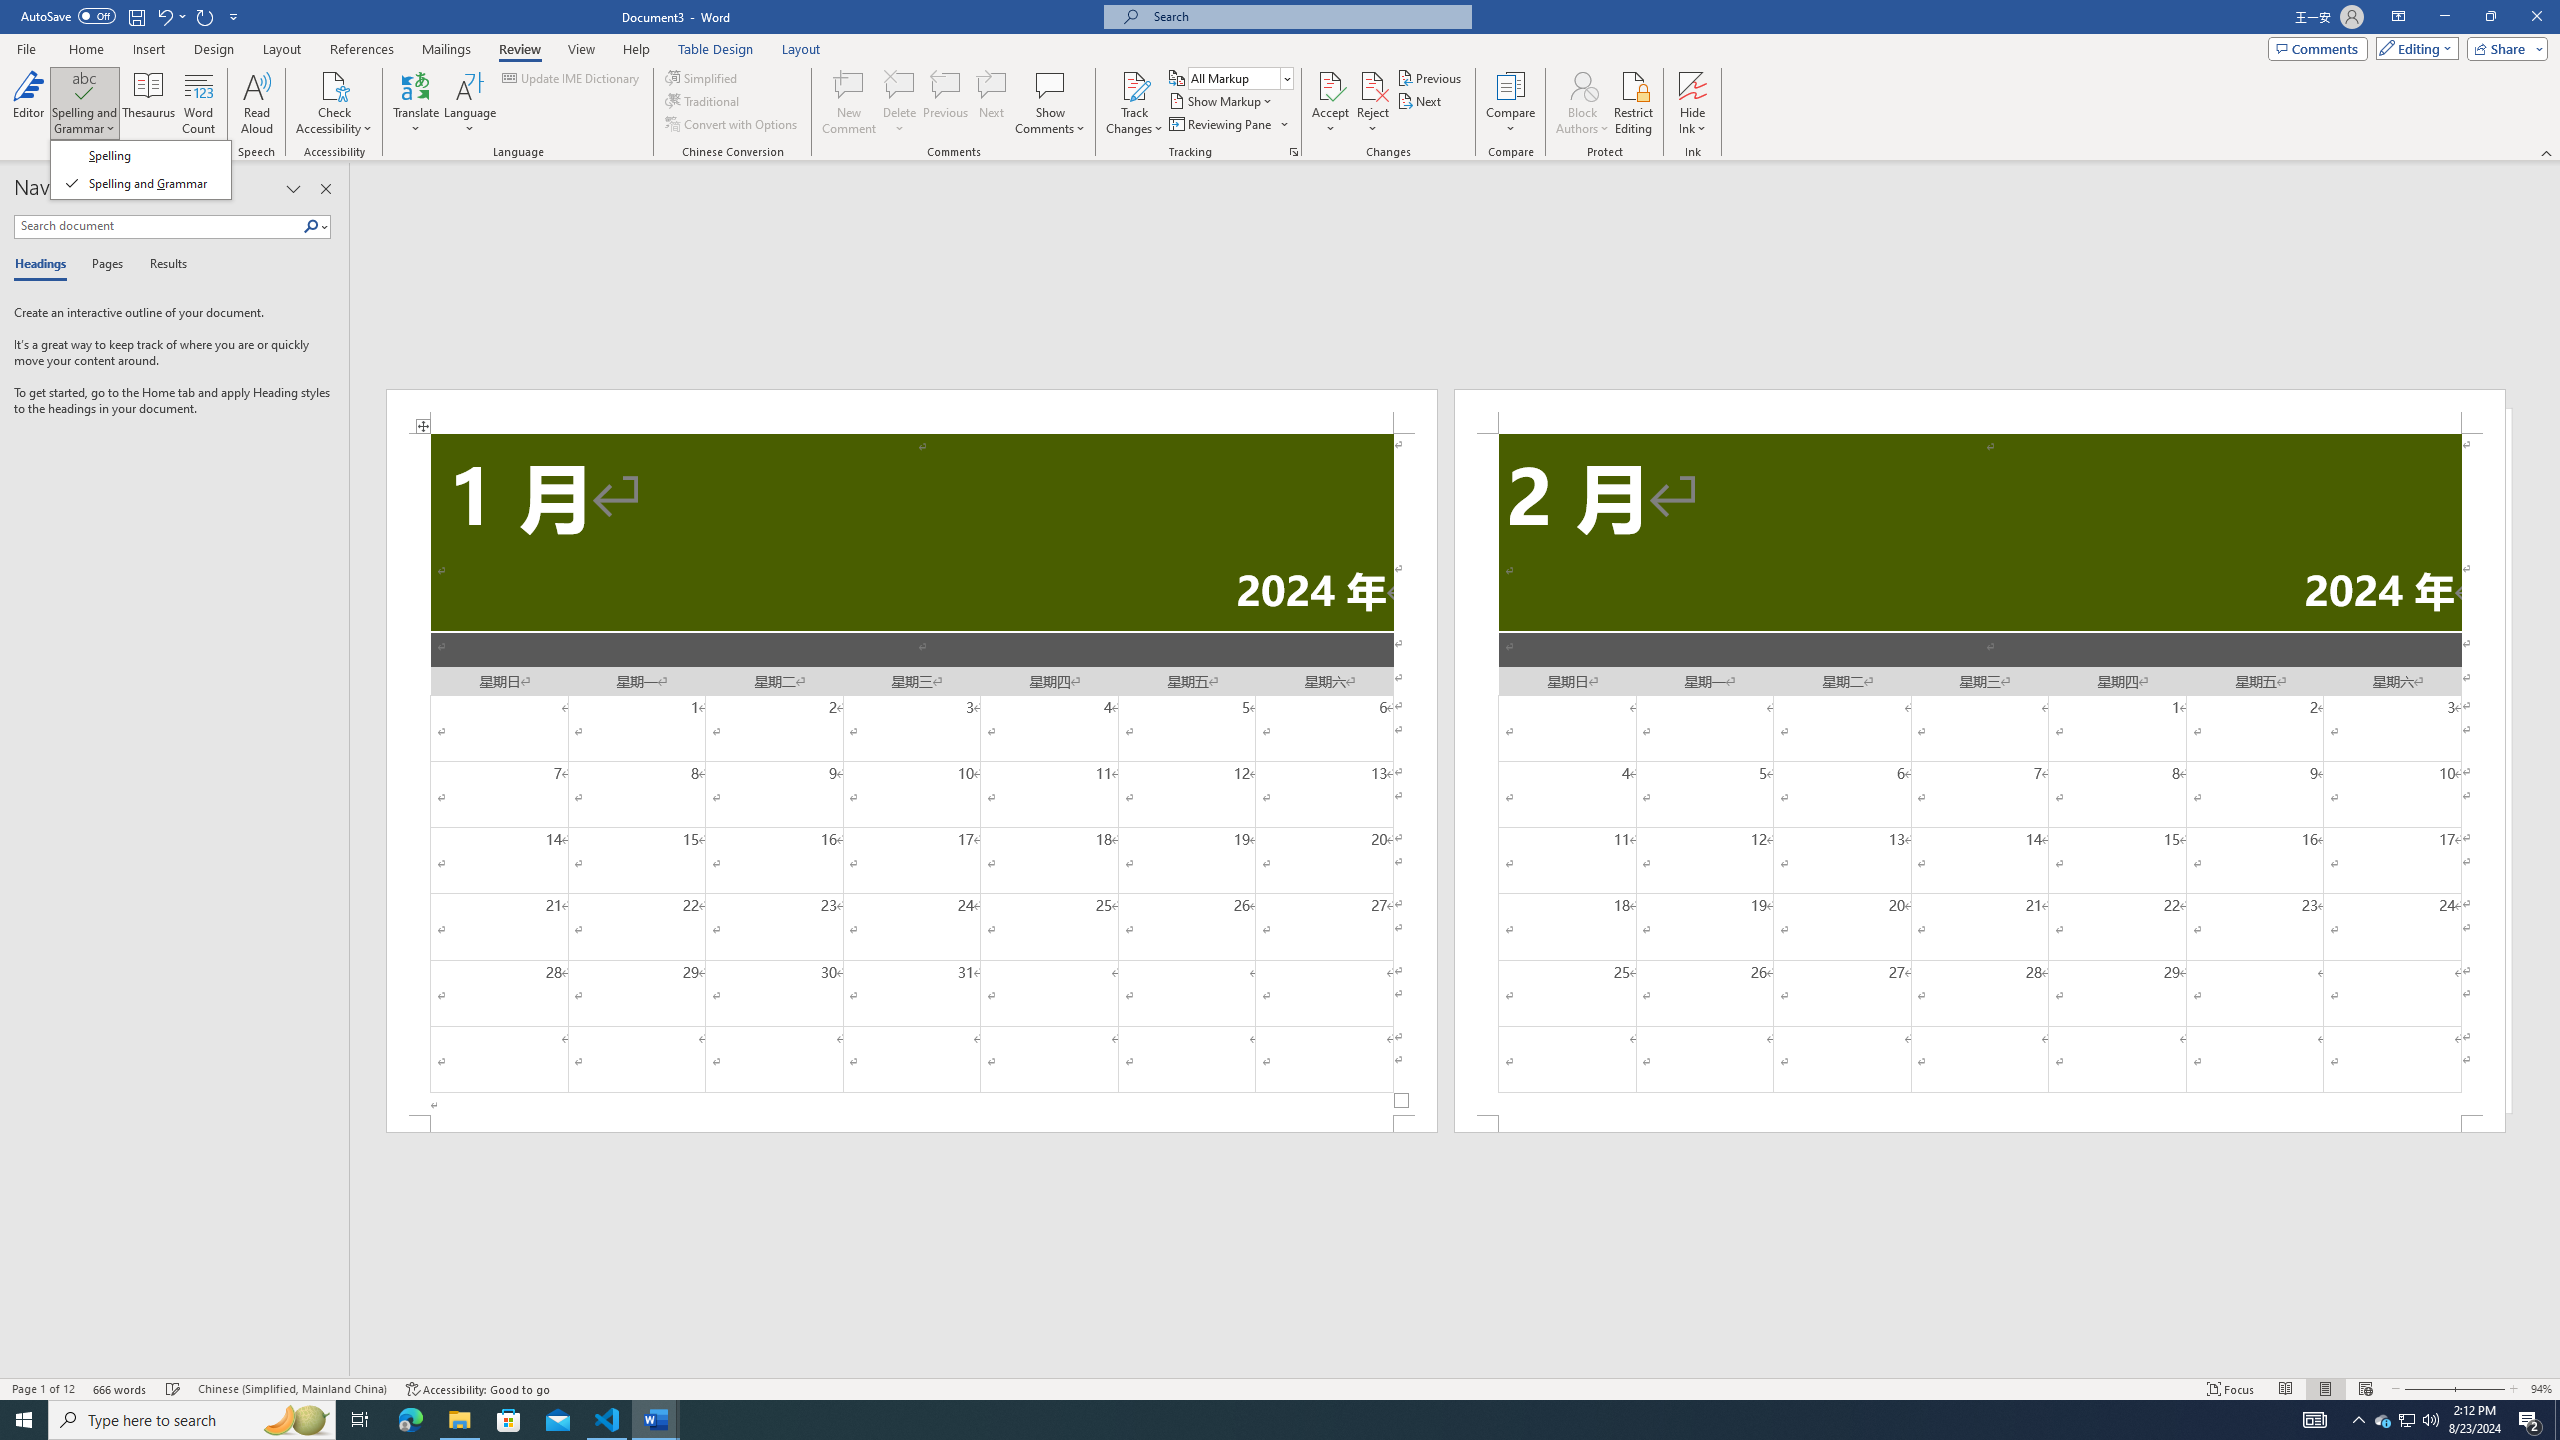 Image resolution: width=2560 pixels, height=1440 pixels. Describe the element at coordinates (1980, 410) in the screenshot. I see `'Header -Section 2-'` at that location.